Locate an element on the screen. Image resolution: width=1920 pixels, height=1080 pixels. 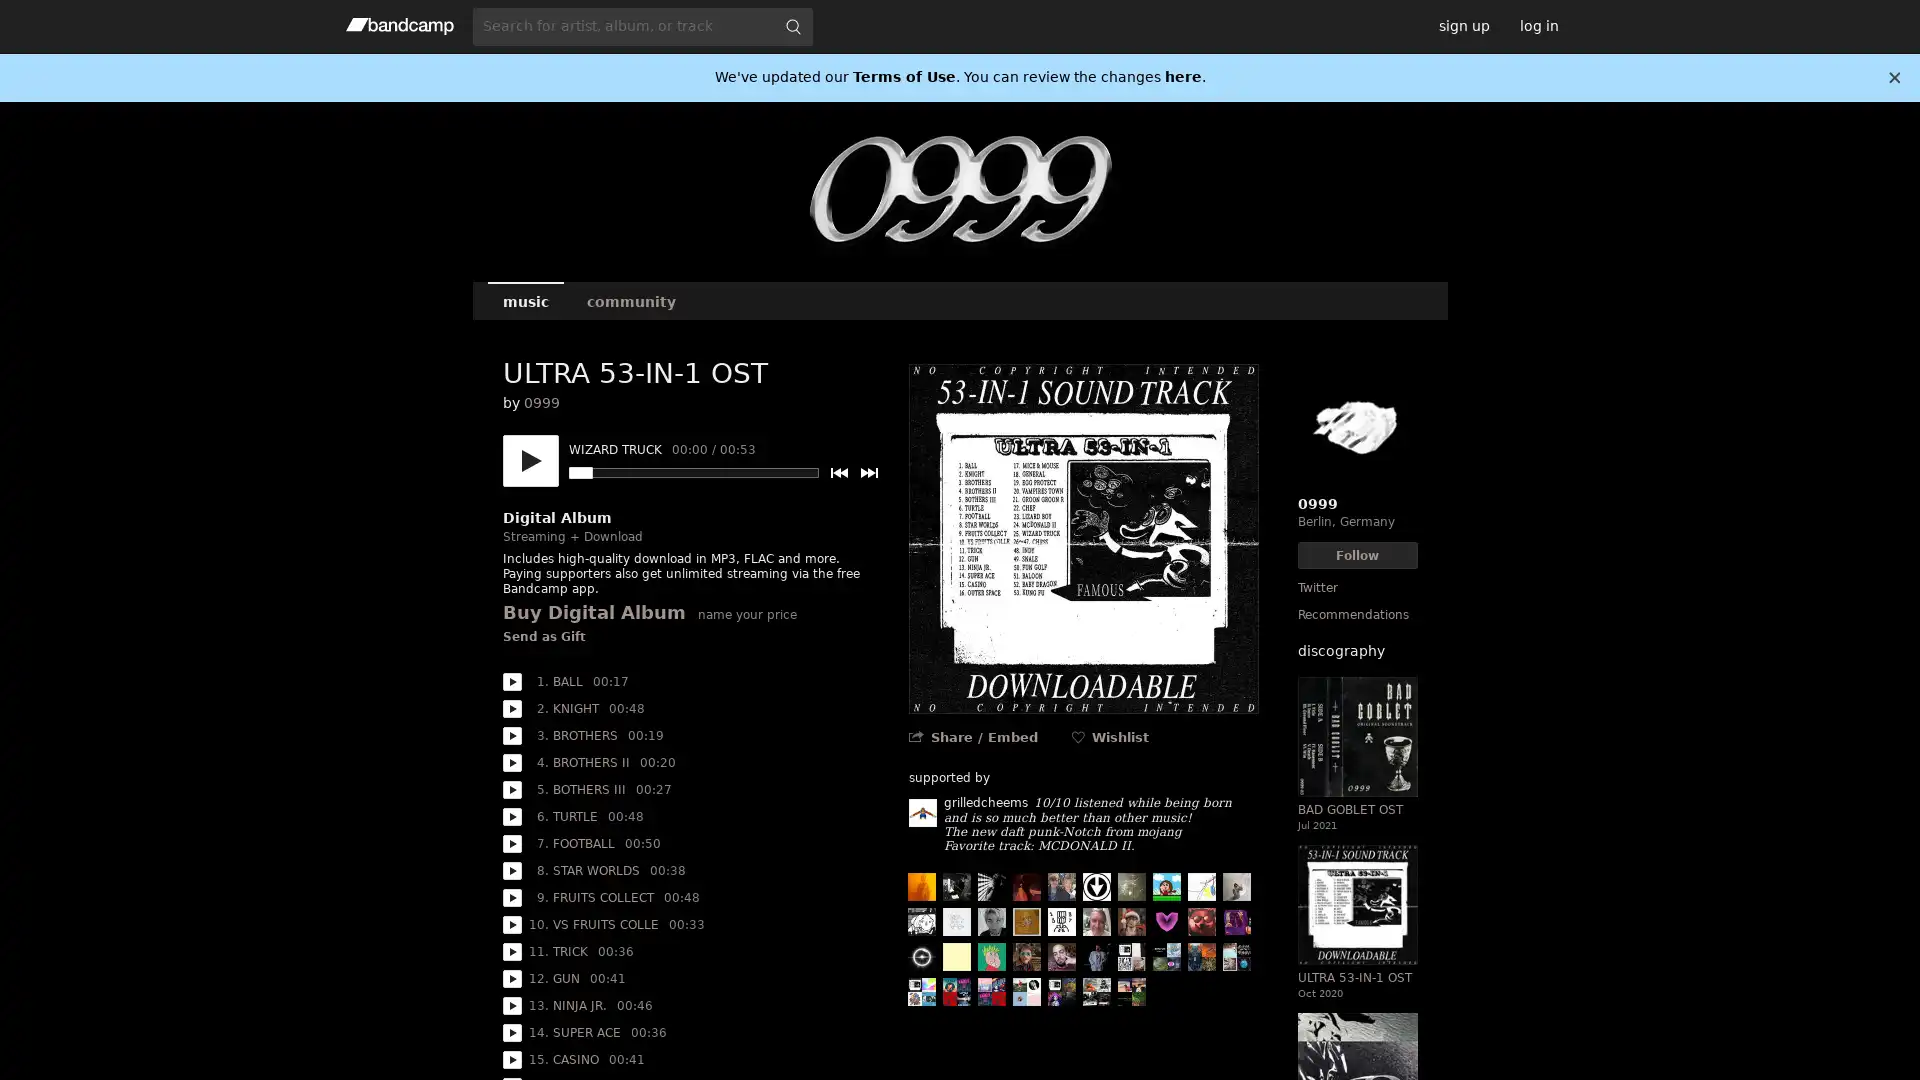
Play TURTLE is located at coordinates (511, 817).